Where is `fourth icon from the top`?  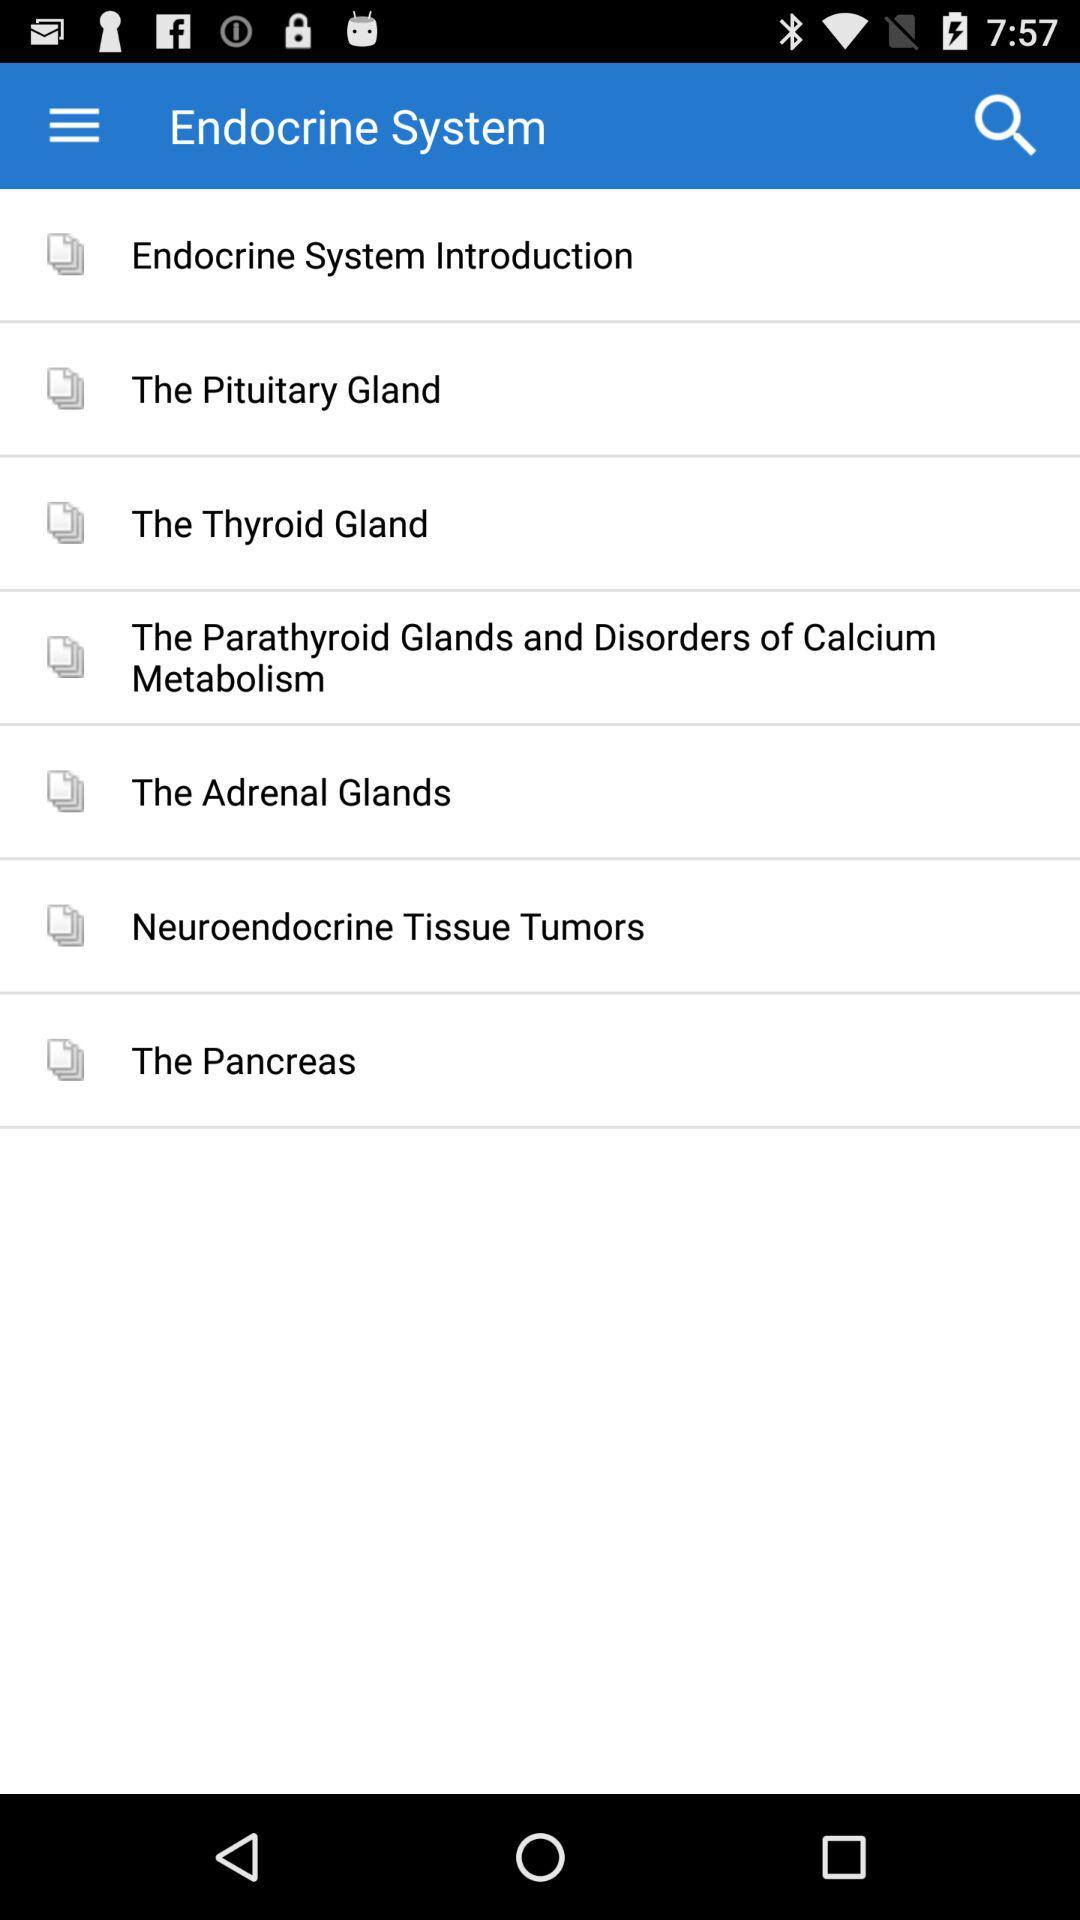
fourth icon from the top is located at coordinates (64, 657).